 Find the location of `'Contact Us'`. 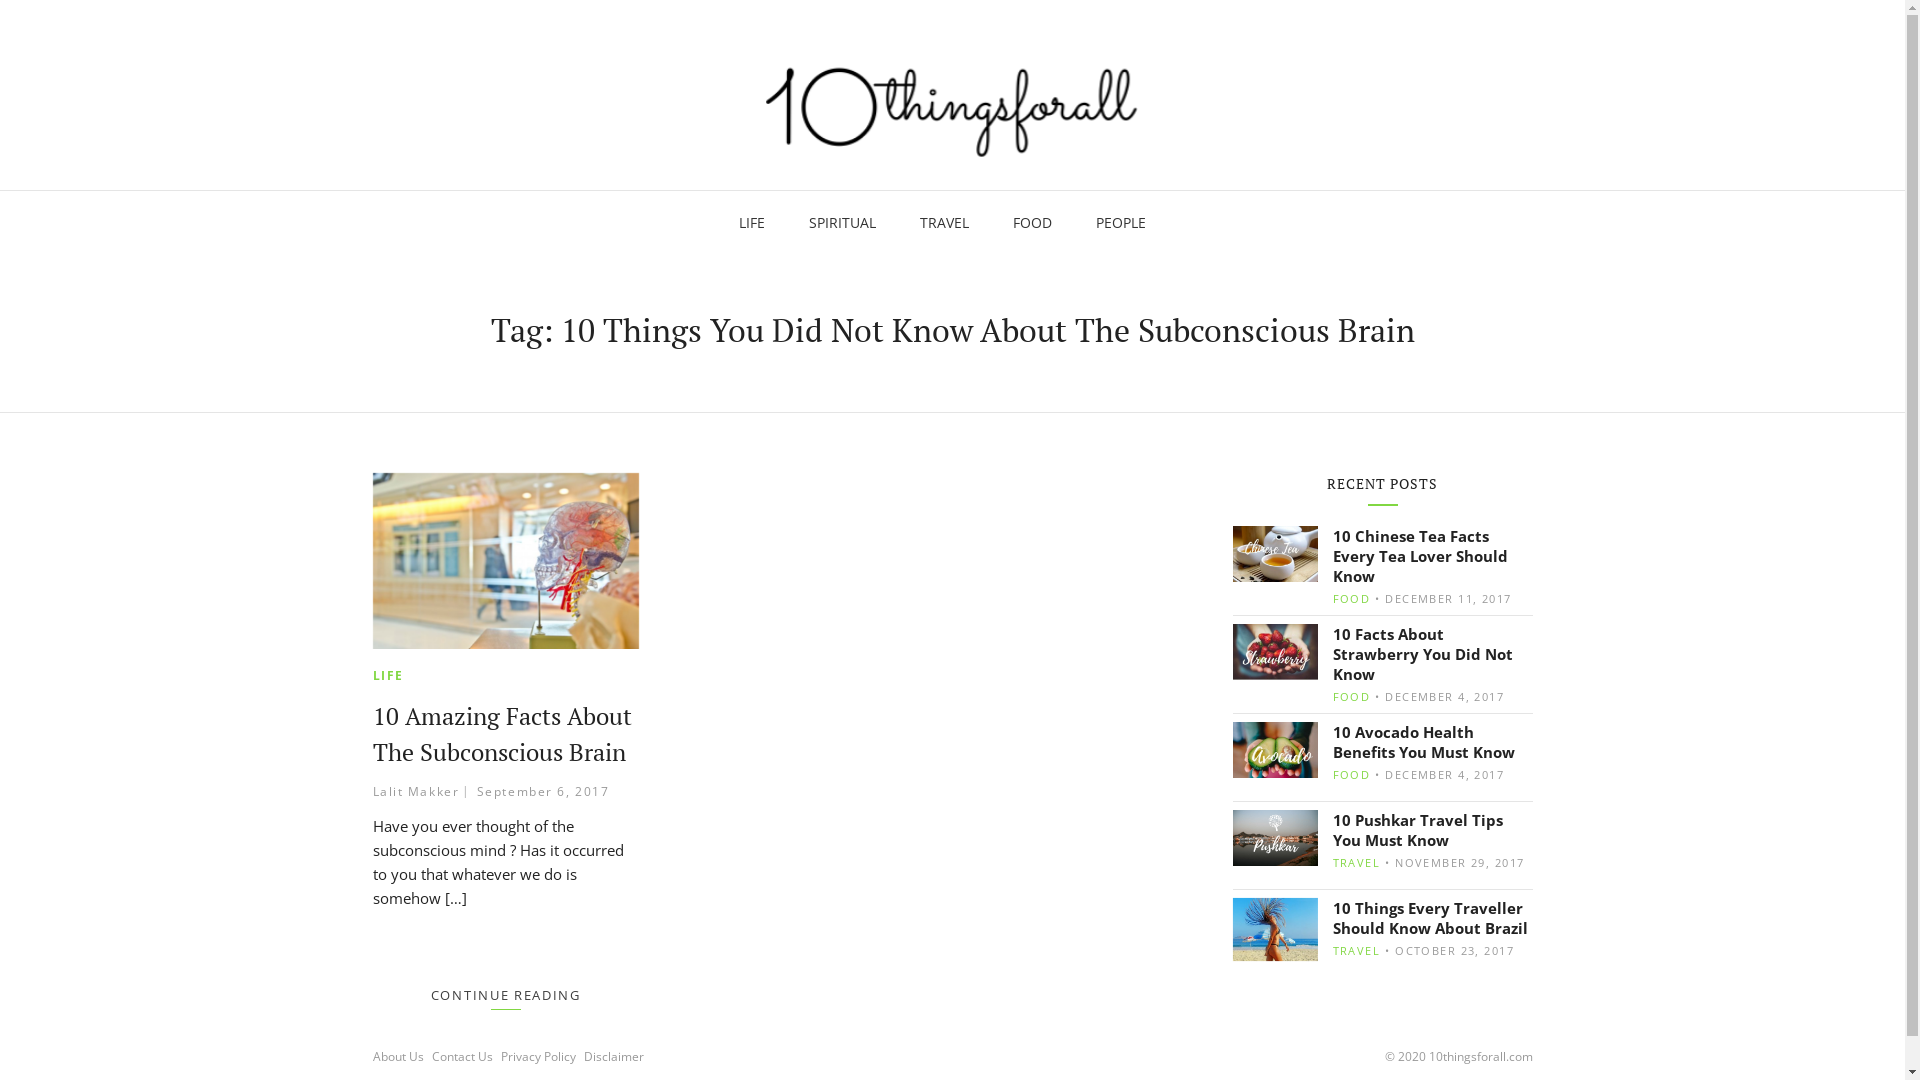

'Contact Us' is located at coordinates (464, 1055).